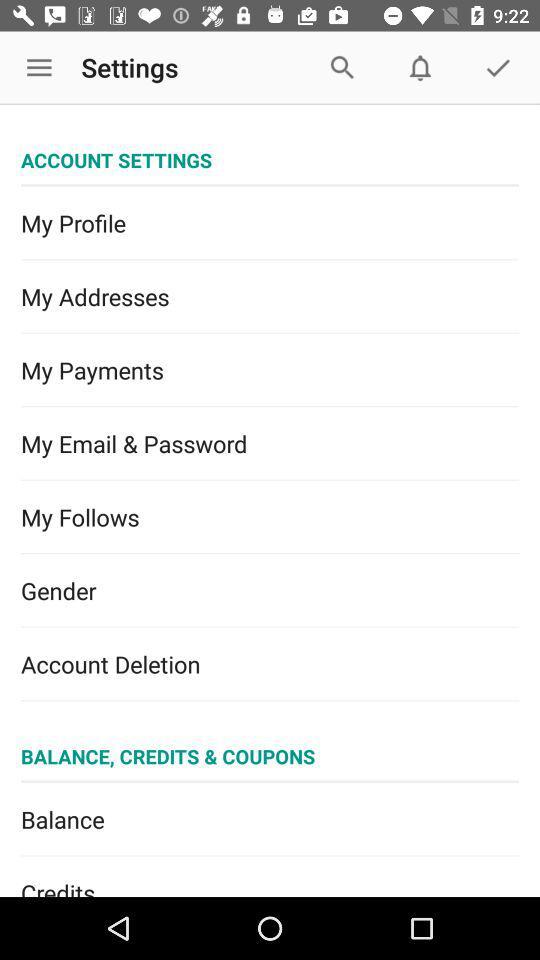 Image resolution: width=540 pixels, height=960 pixels. I want to click on icon above the account settings, so click(39, 68).